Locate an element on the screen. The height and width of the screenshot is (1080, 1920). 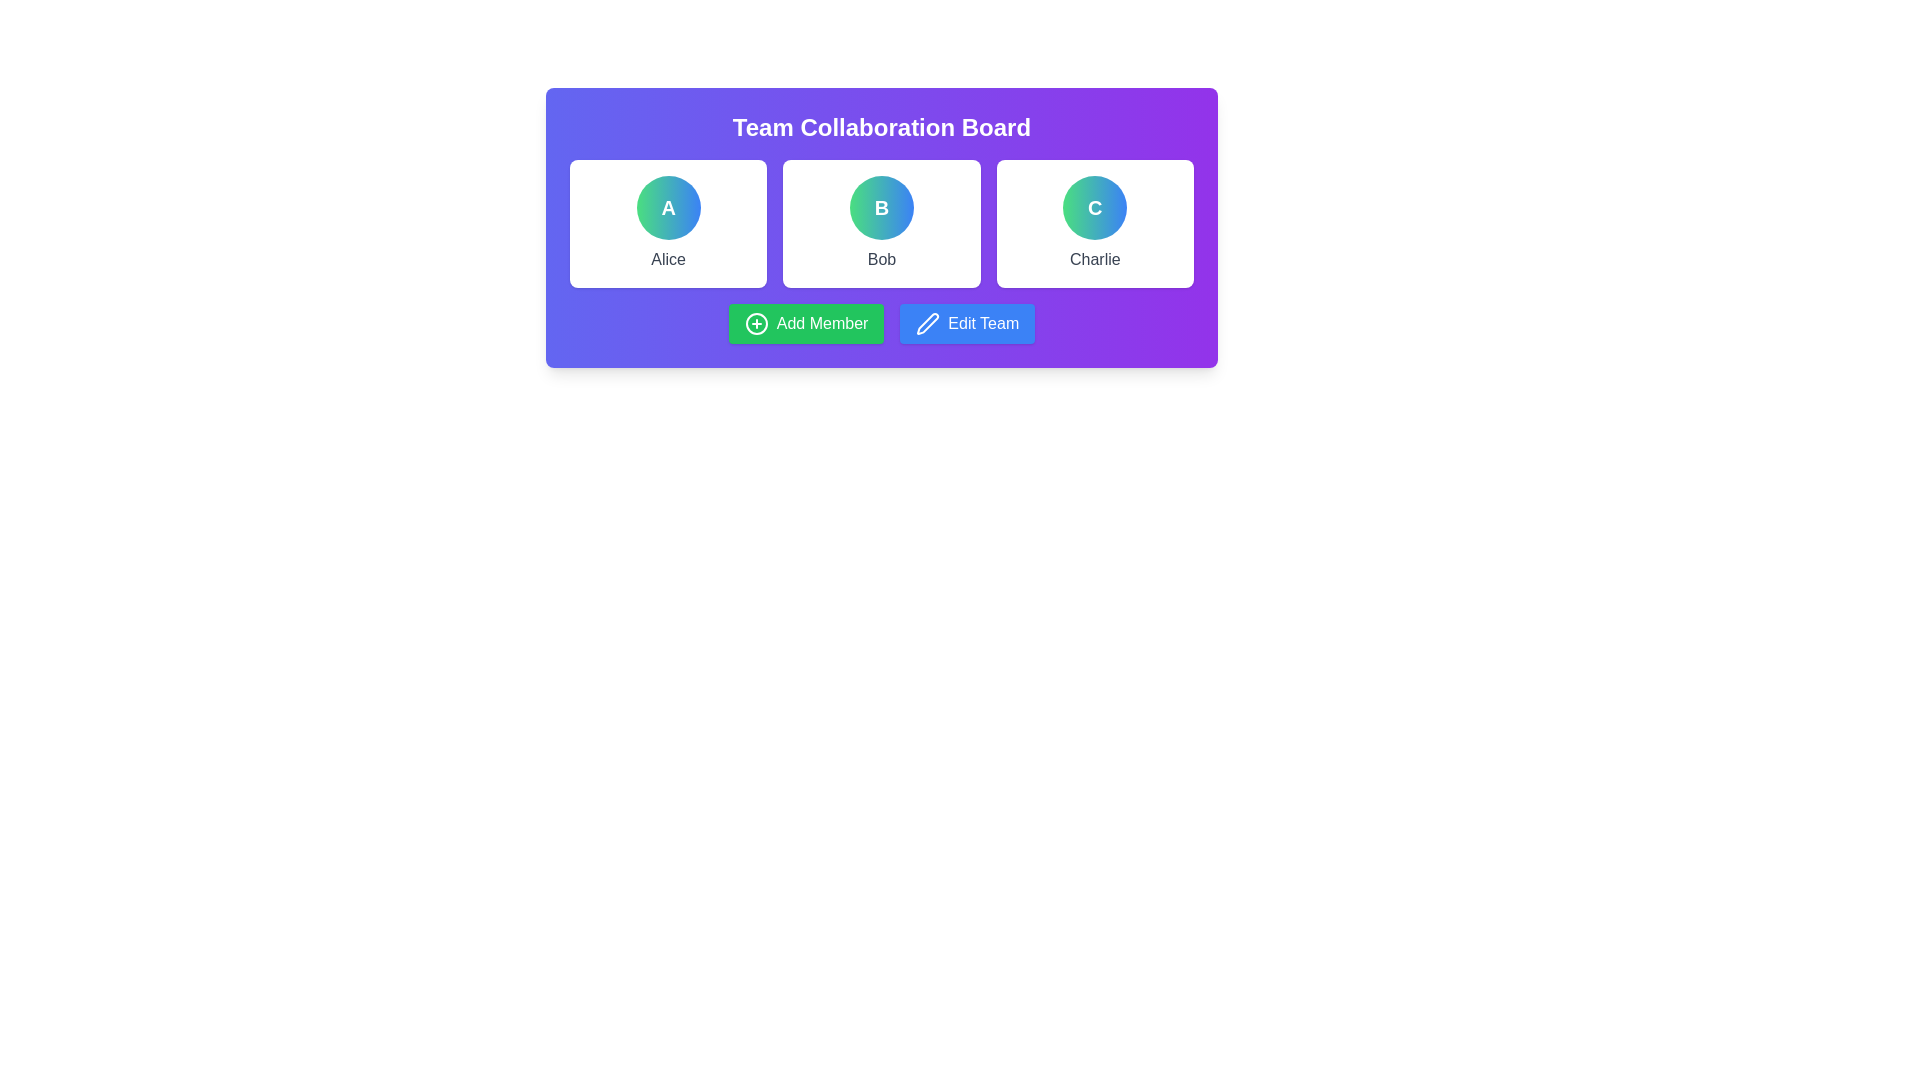
the 'Edit Team' button which contains a white pen icon on a blue background, located below the user panels and to the right of the 'Add Member' button is located at coordinates (927, 323).